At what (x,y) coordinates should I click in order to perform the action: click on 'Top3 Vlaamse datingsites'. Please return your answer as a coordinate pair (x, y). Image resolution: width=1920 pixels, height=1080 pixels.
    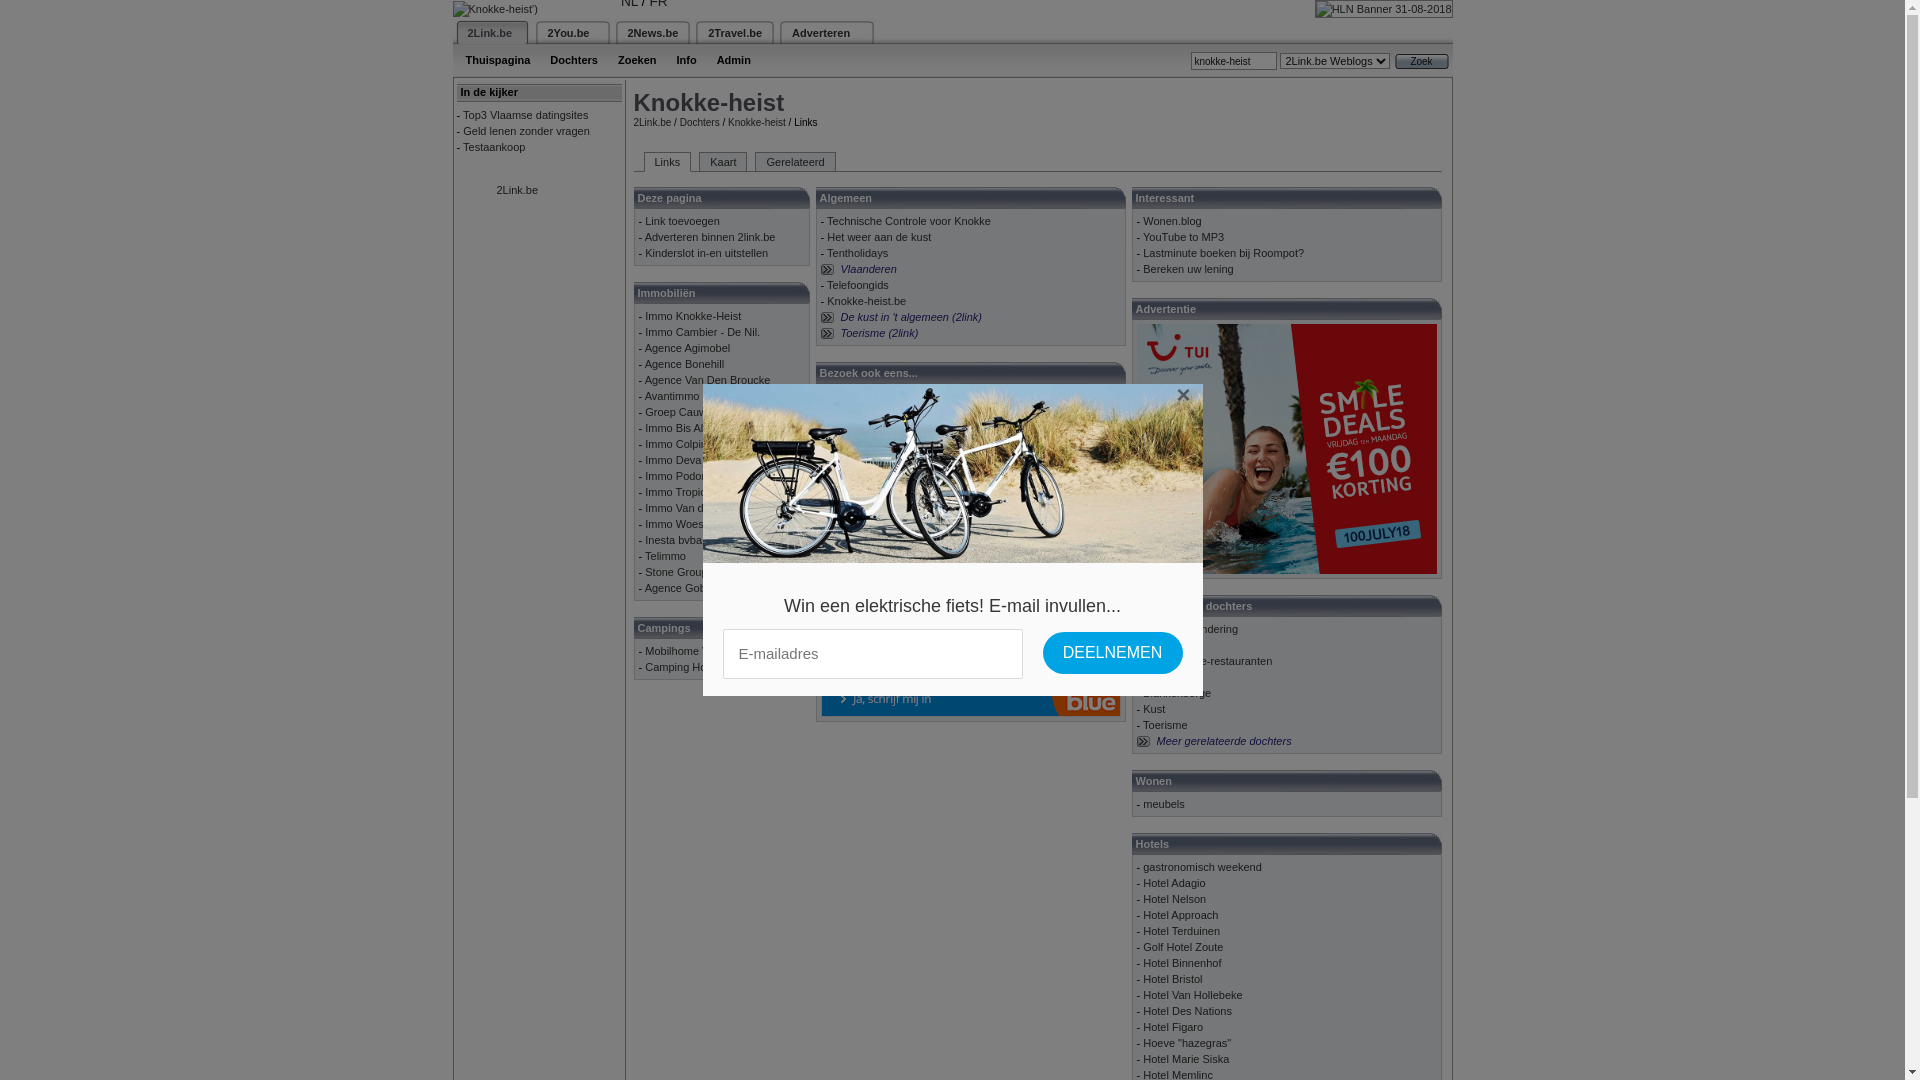
    Looking at the image, I should click on (461, 115).